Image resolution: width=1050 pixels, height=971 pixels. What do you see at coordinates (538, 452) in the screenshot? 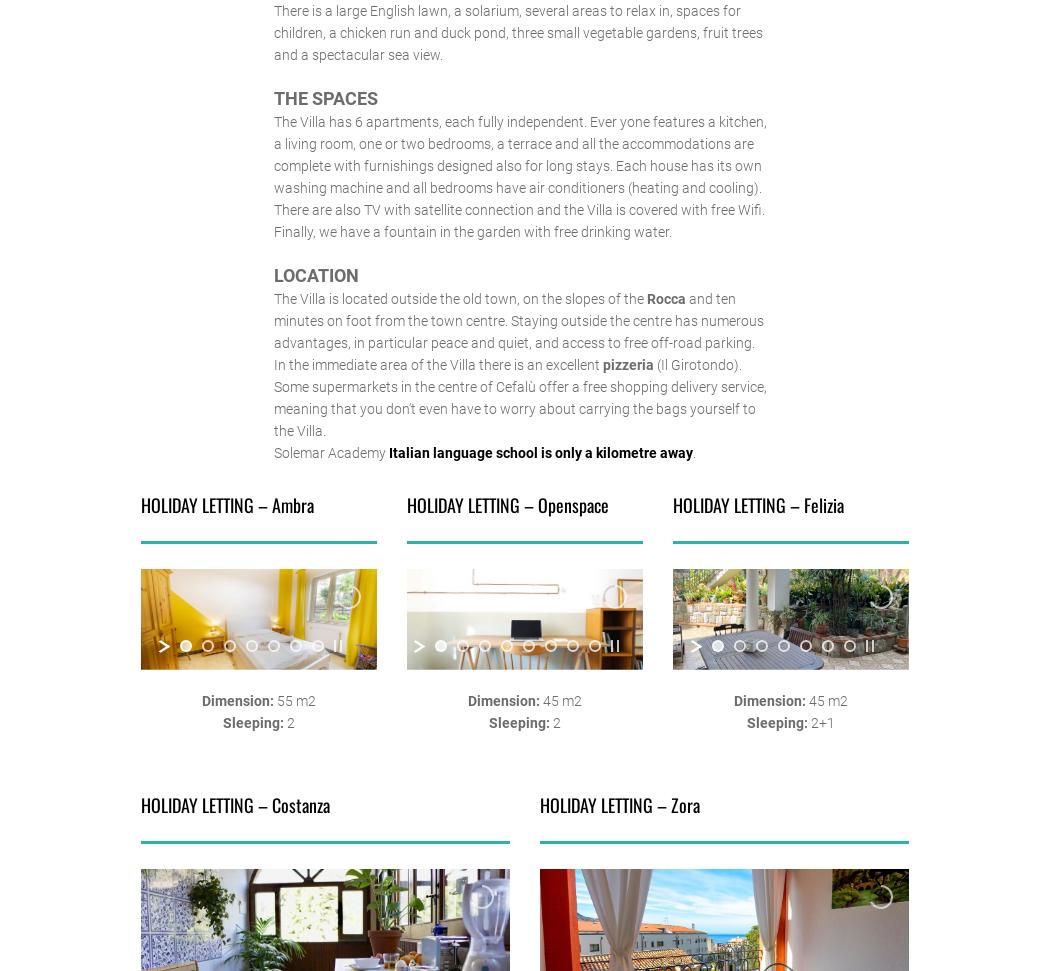
I see `'Italian language school is only a kilometre away'` at bounding box center [538, 452].